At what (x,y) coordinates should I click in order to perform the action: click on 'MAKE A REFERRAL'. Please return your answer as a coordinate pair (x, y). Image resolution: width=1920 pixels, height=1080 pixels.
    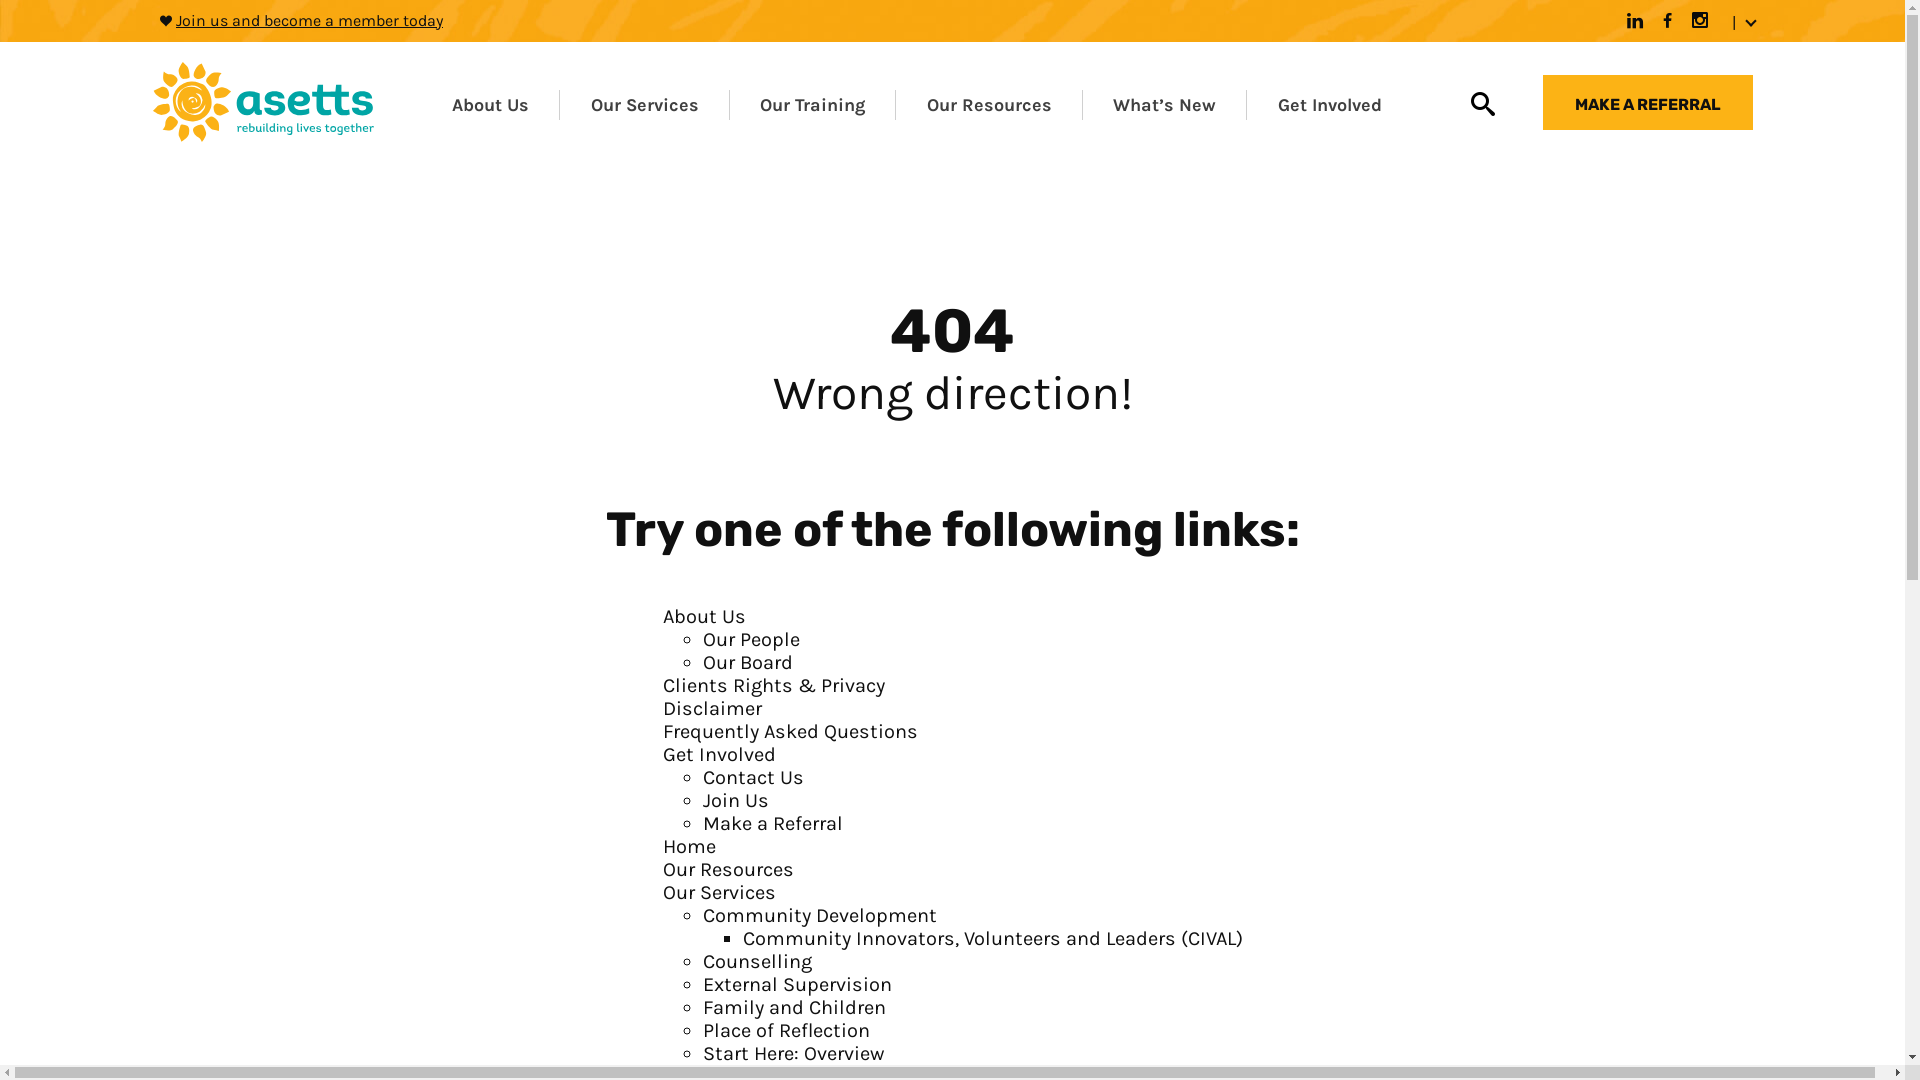
    Looking at the image, I should click on (1646, 102).